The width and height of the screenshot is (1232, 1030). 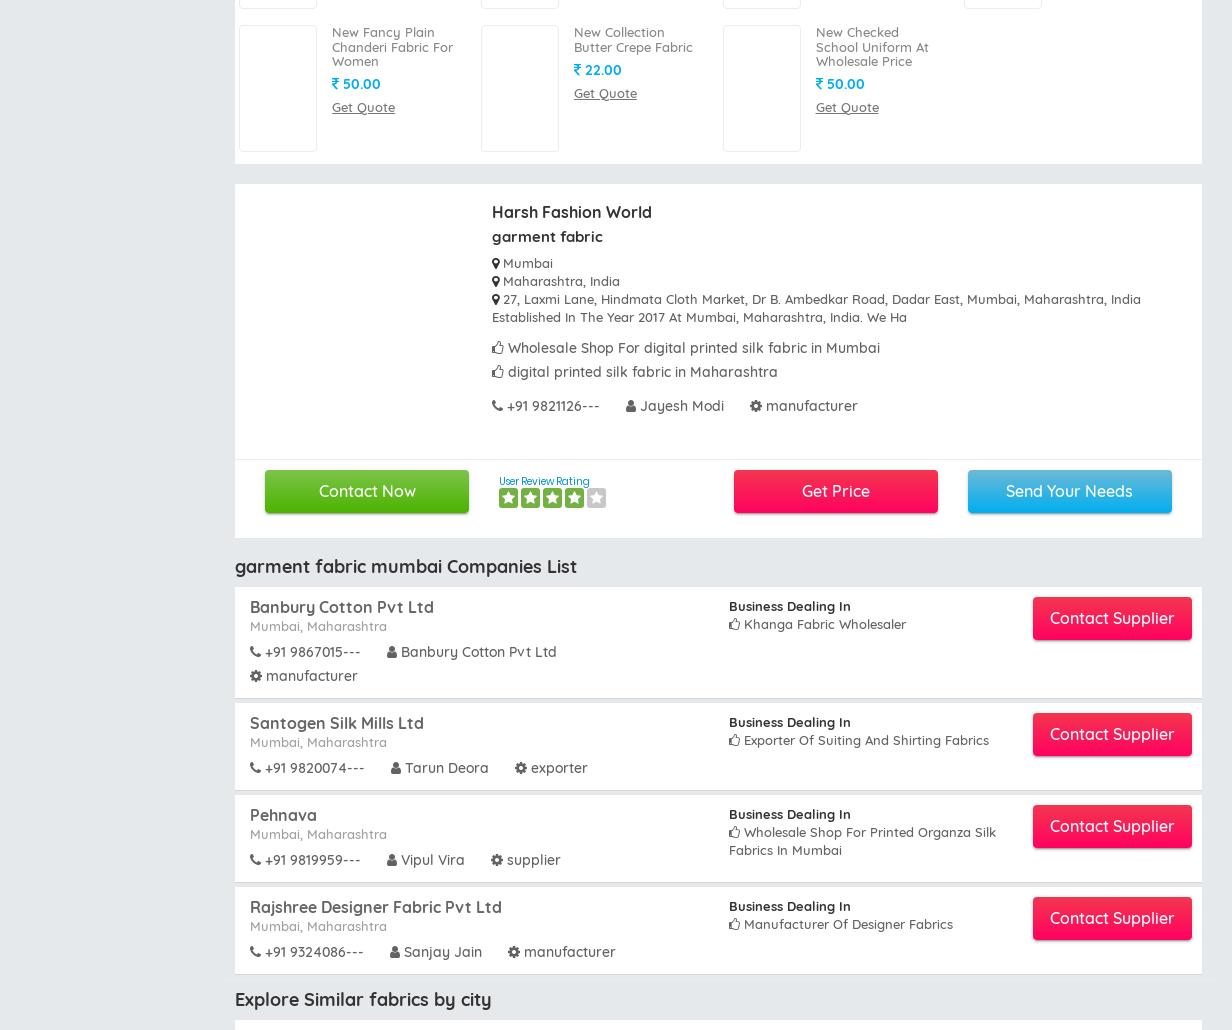 What do you see at coordinates (827, 757) in the screenshot?
I see `'Rayon fabric Wholesalers Noida'` at bounding box center [827, 757].